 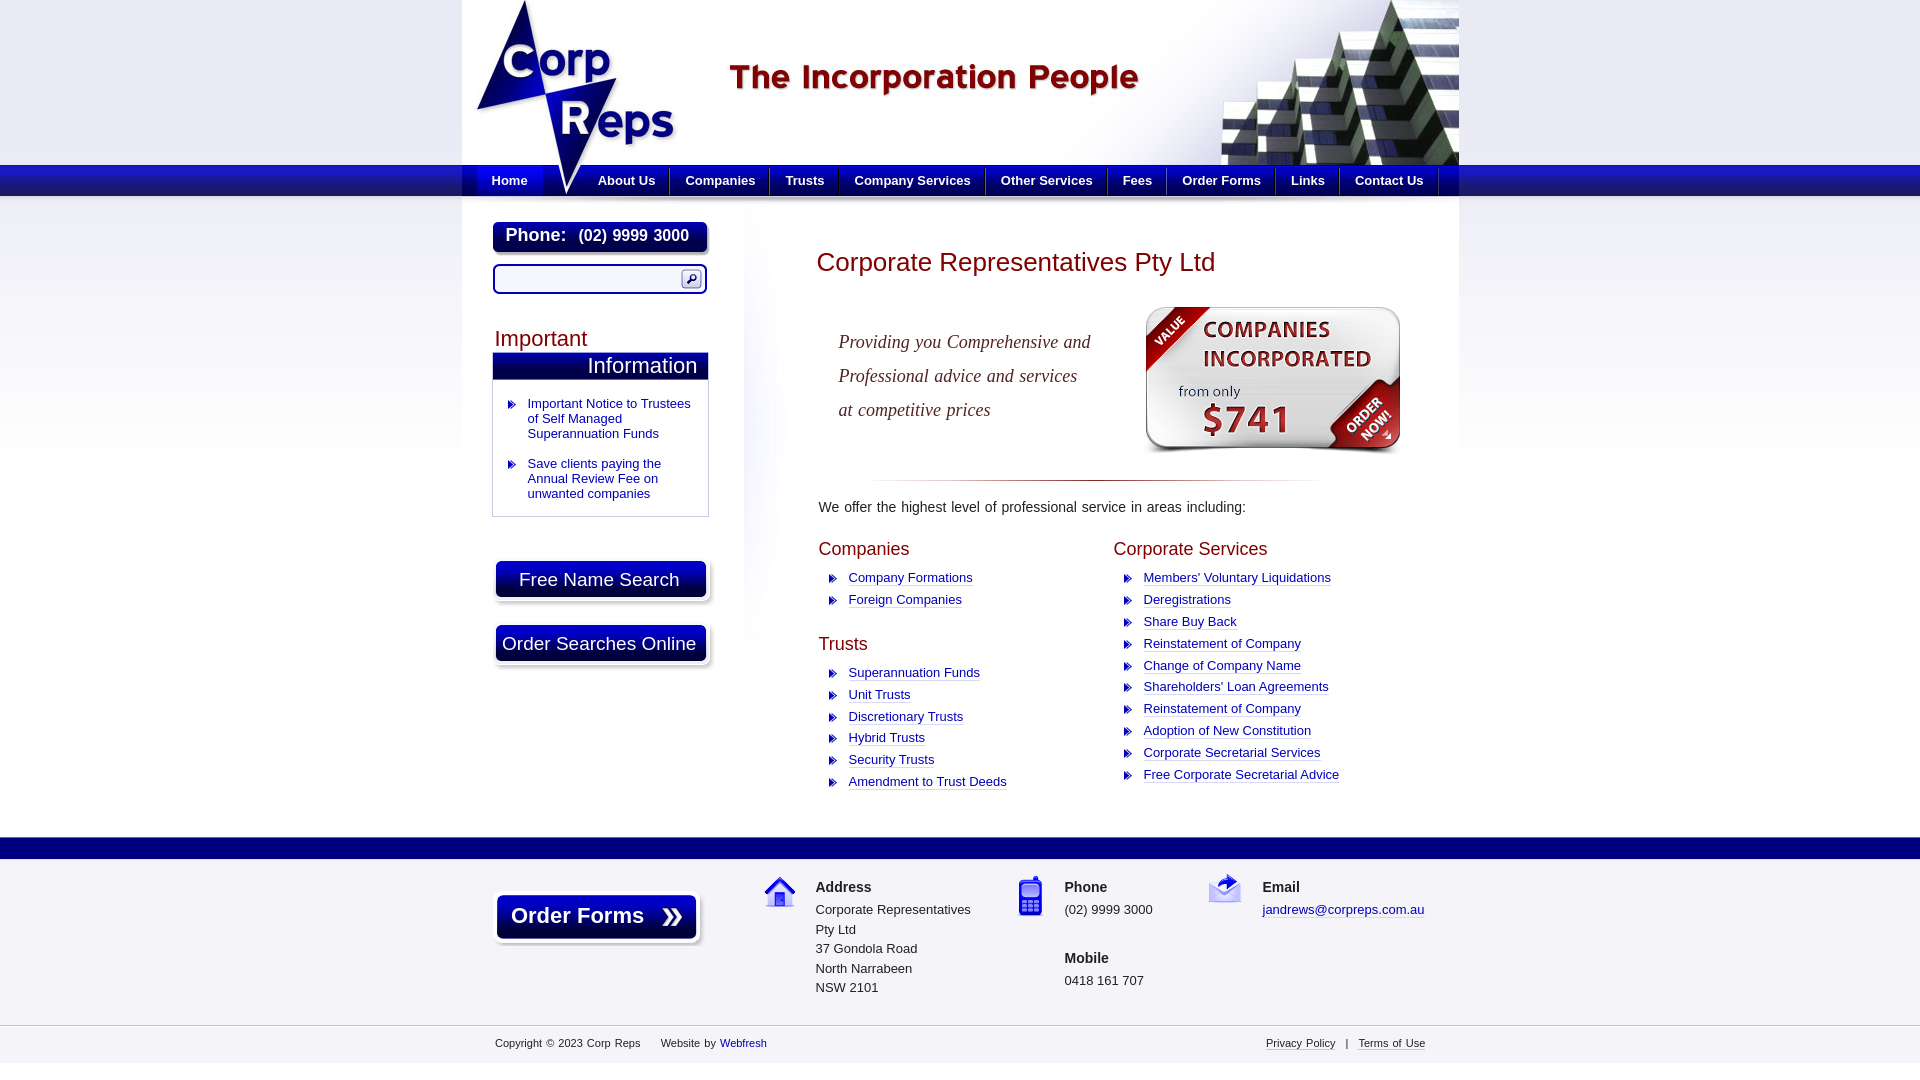 What do you see at coordinates (848, 737) in the screenshot?
I see `'Hybrid Trusts'` at bounding box center [848, 737].